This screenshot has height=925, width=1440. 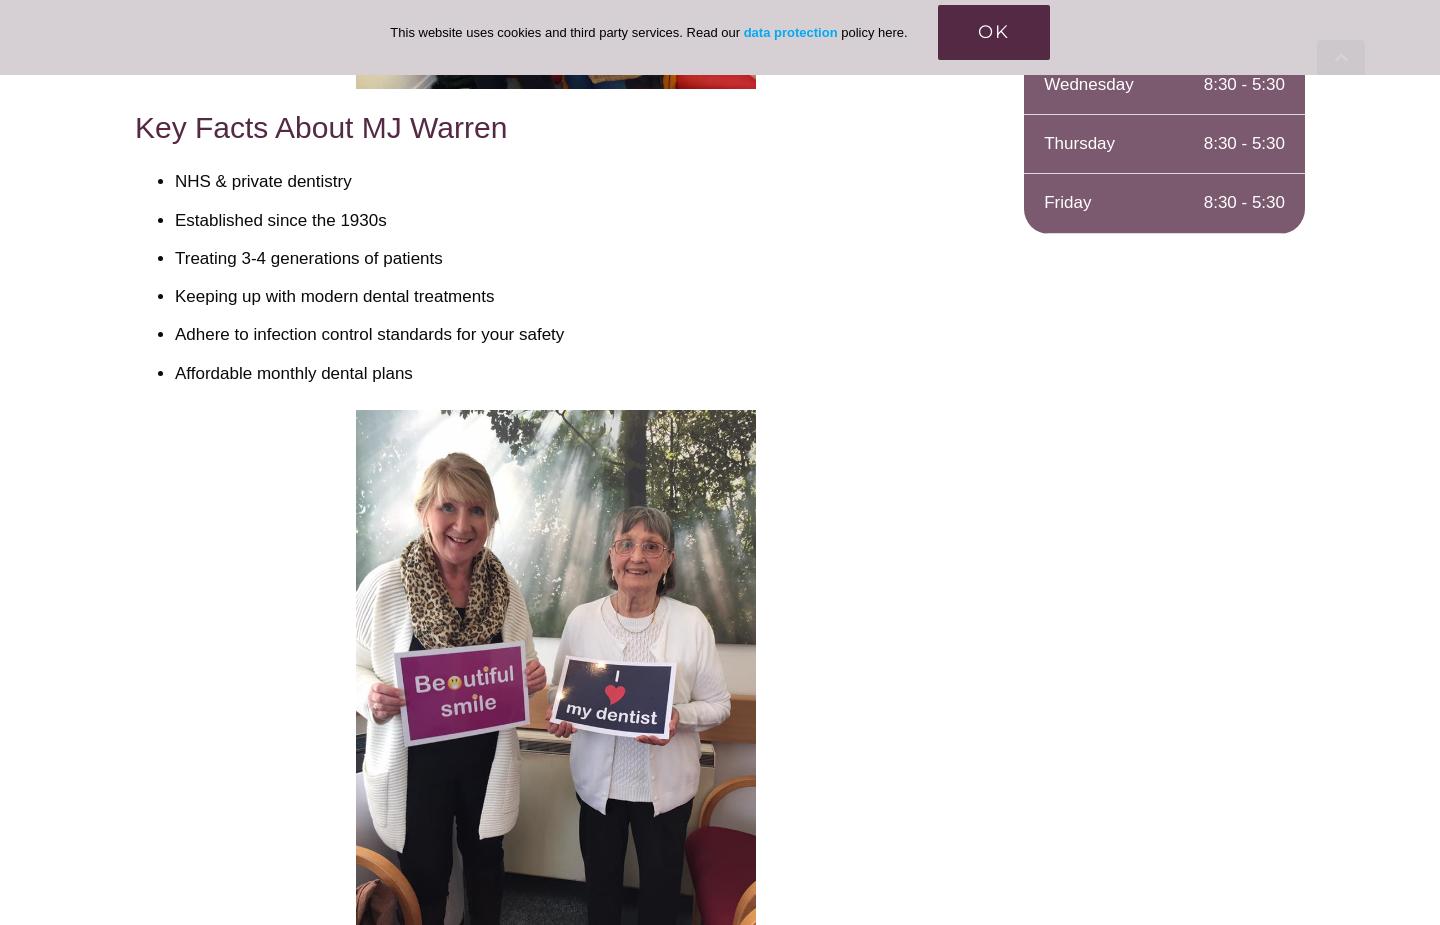 I want to click on 'Keeping up with modern dental treatments', so click(x=173, y=295).